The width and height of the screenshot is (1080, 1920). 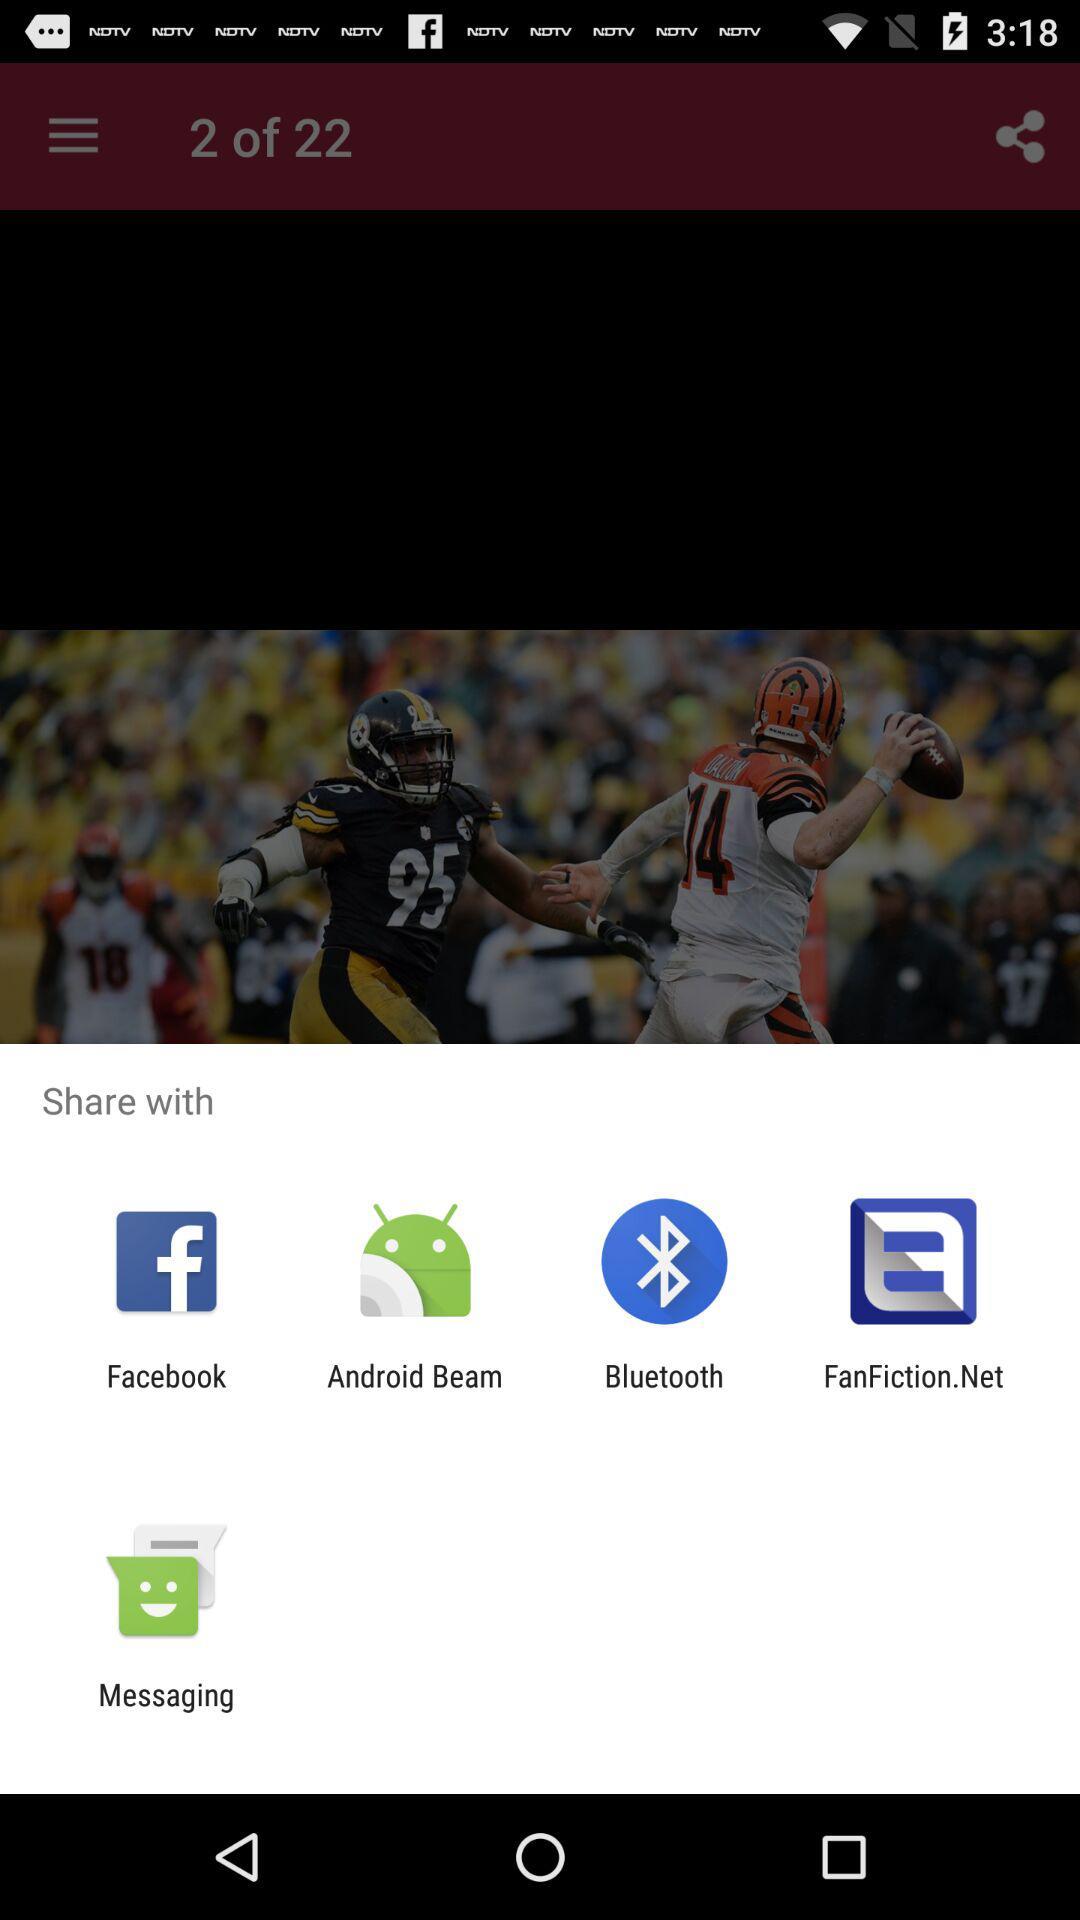 What do you see at coordinates (664, 1392) in the screenshot?
I see `the bluetooth` at bounding box center [664, 1392].